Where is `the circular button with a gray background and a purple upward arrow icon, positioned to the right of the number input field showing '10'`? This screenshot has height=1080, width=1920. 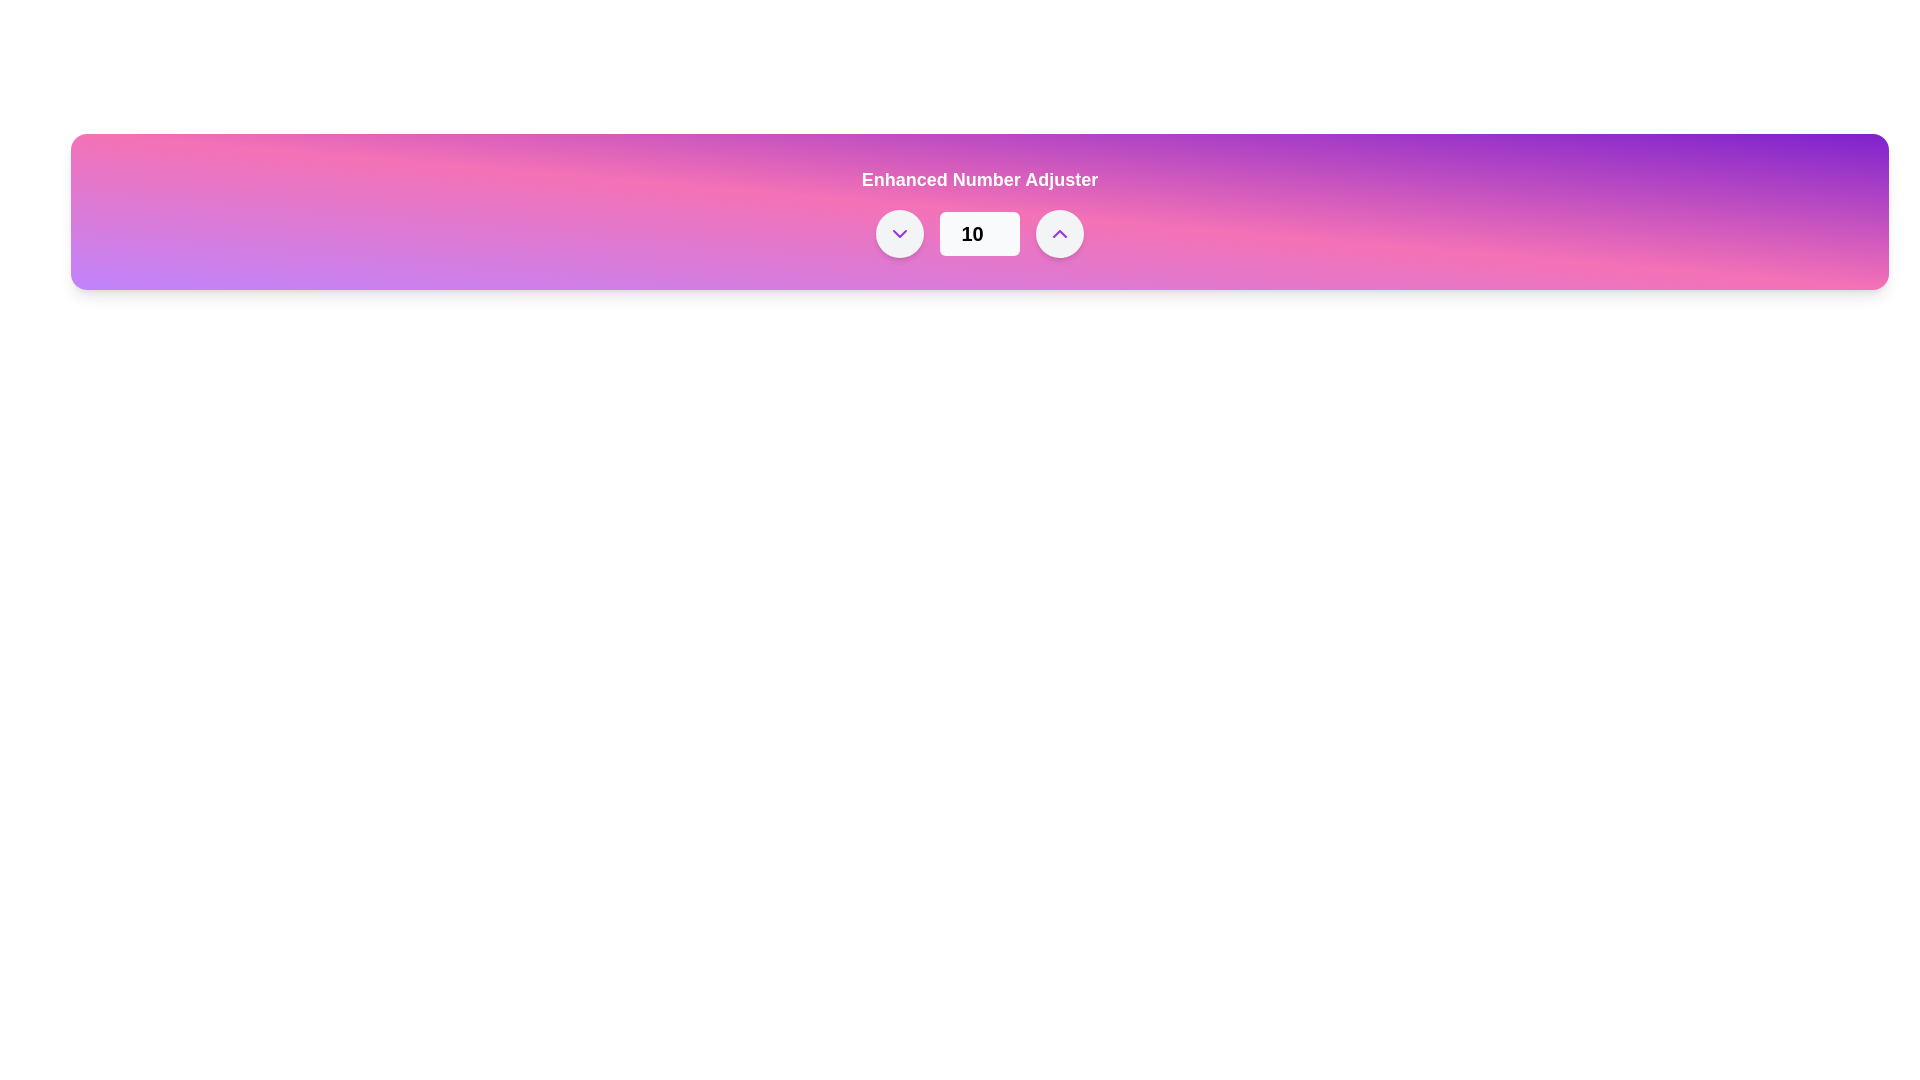
the circular button with a gray background and a purple upward arrow icon, positioned to the right of the number input field showing '10' is located at coordinates (1059, 233).